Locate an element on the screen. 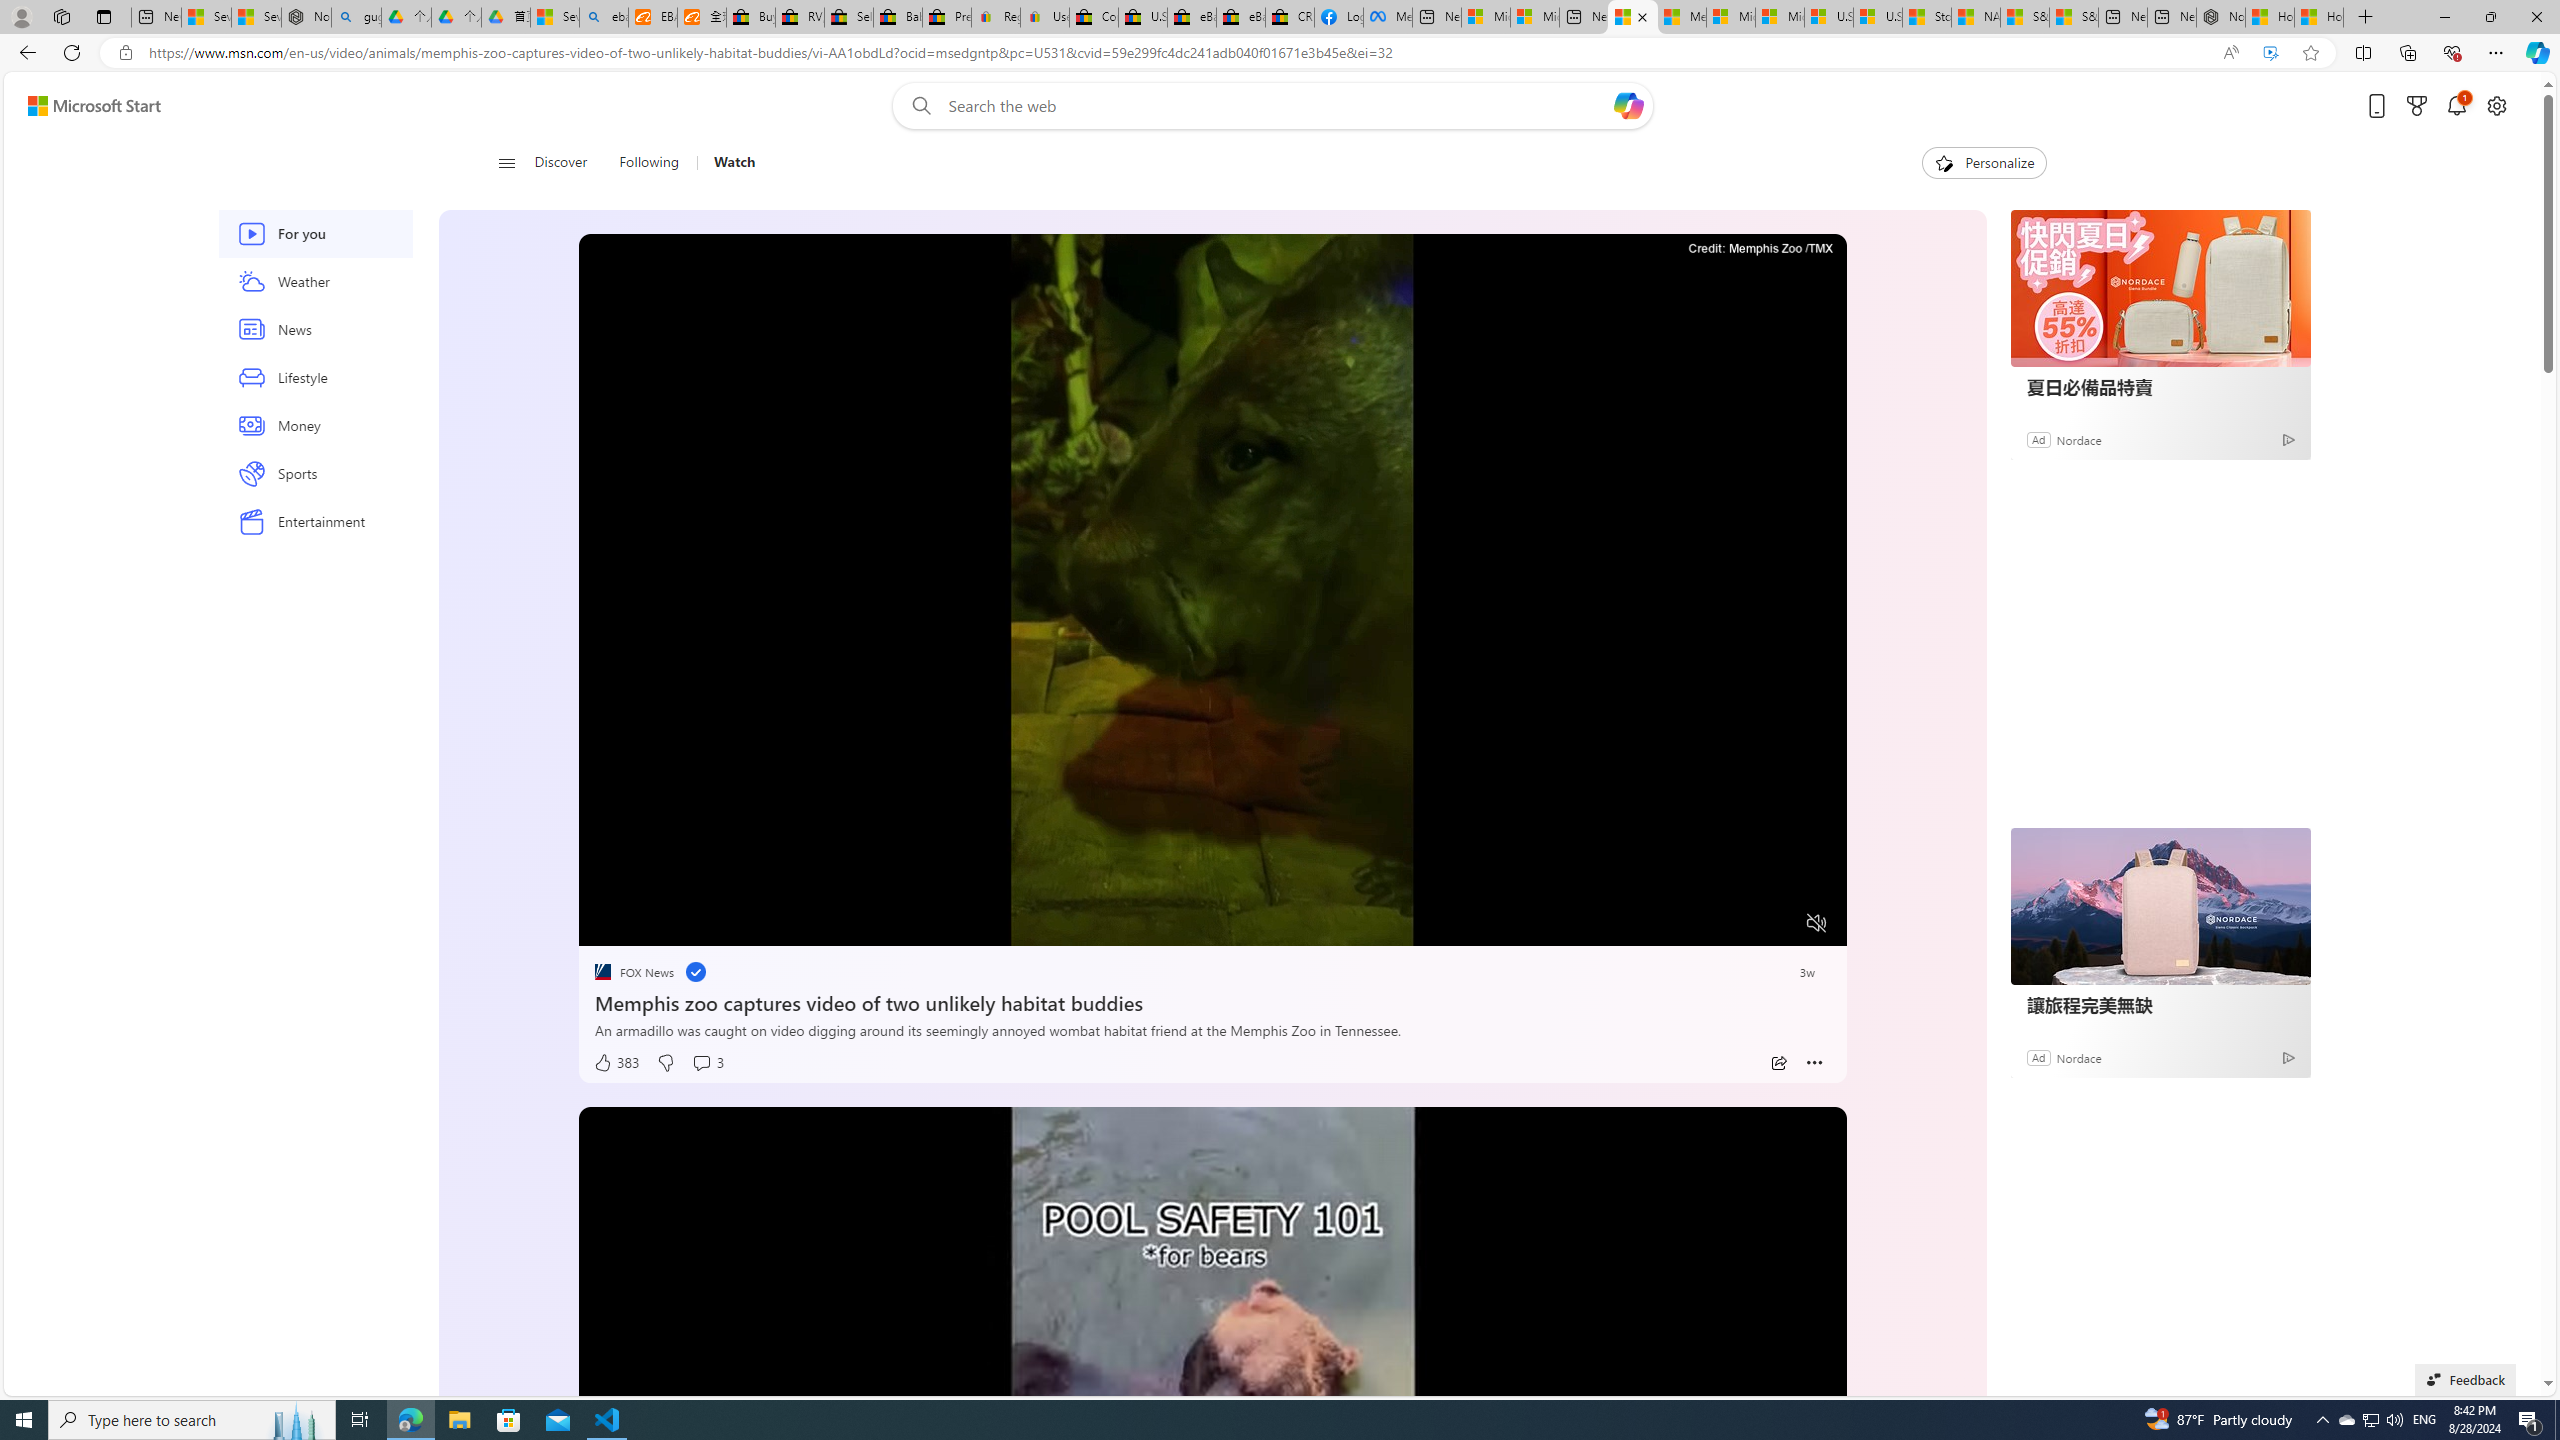  'Share' is located at coordinates (1777, 1062).